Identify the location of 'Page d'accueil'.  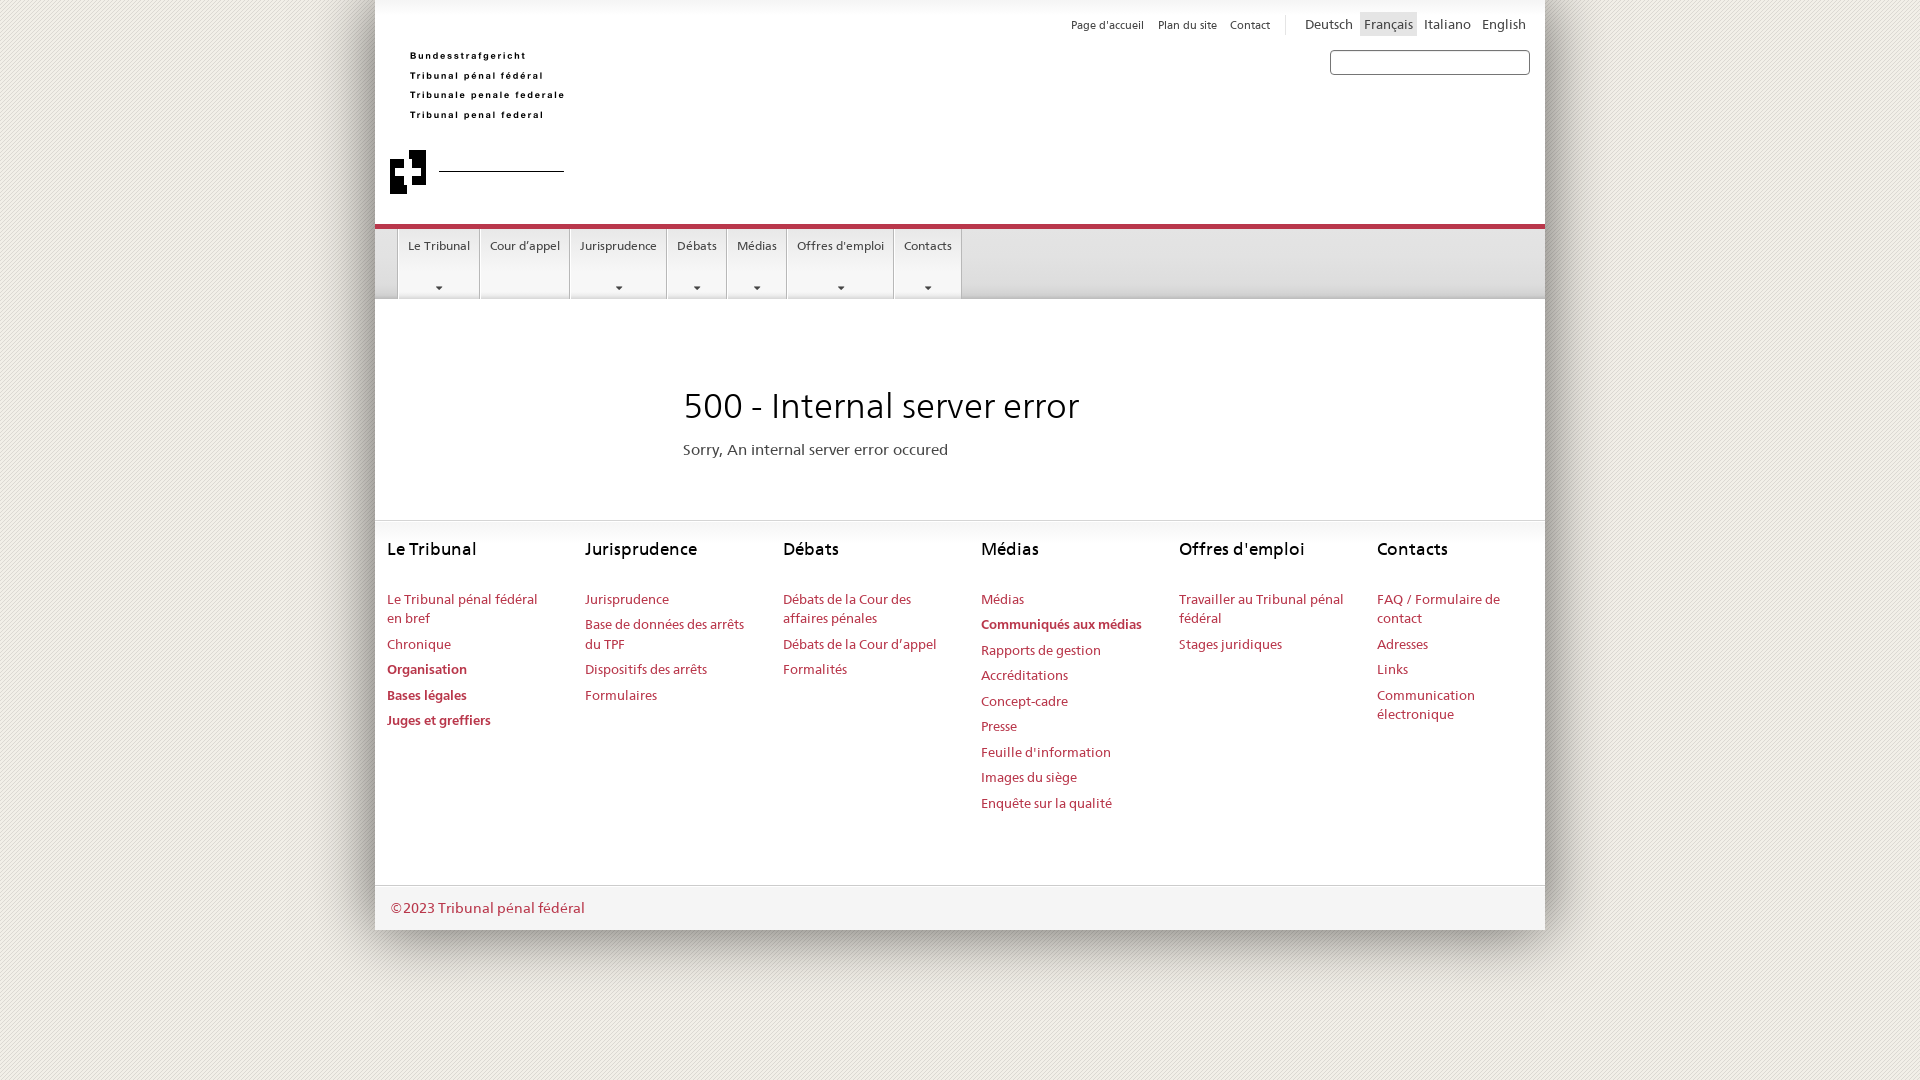
(1106, 24).